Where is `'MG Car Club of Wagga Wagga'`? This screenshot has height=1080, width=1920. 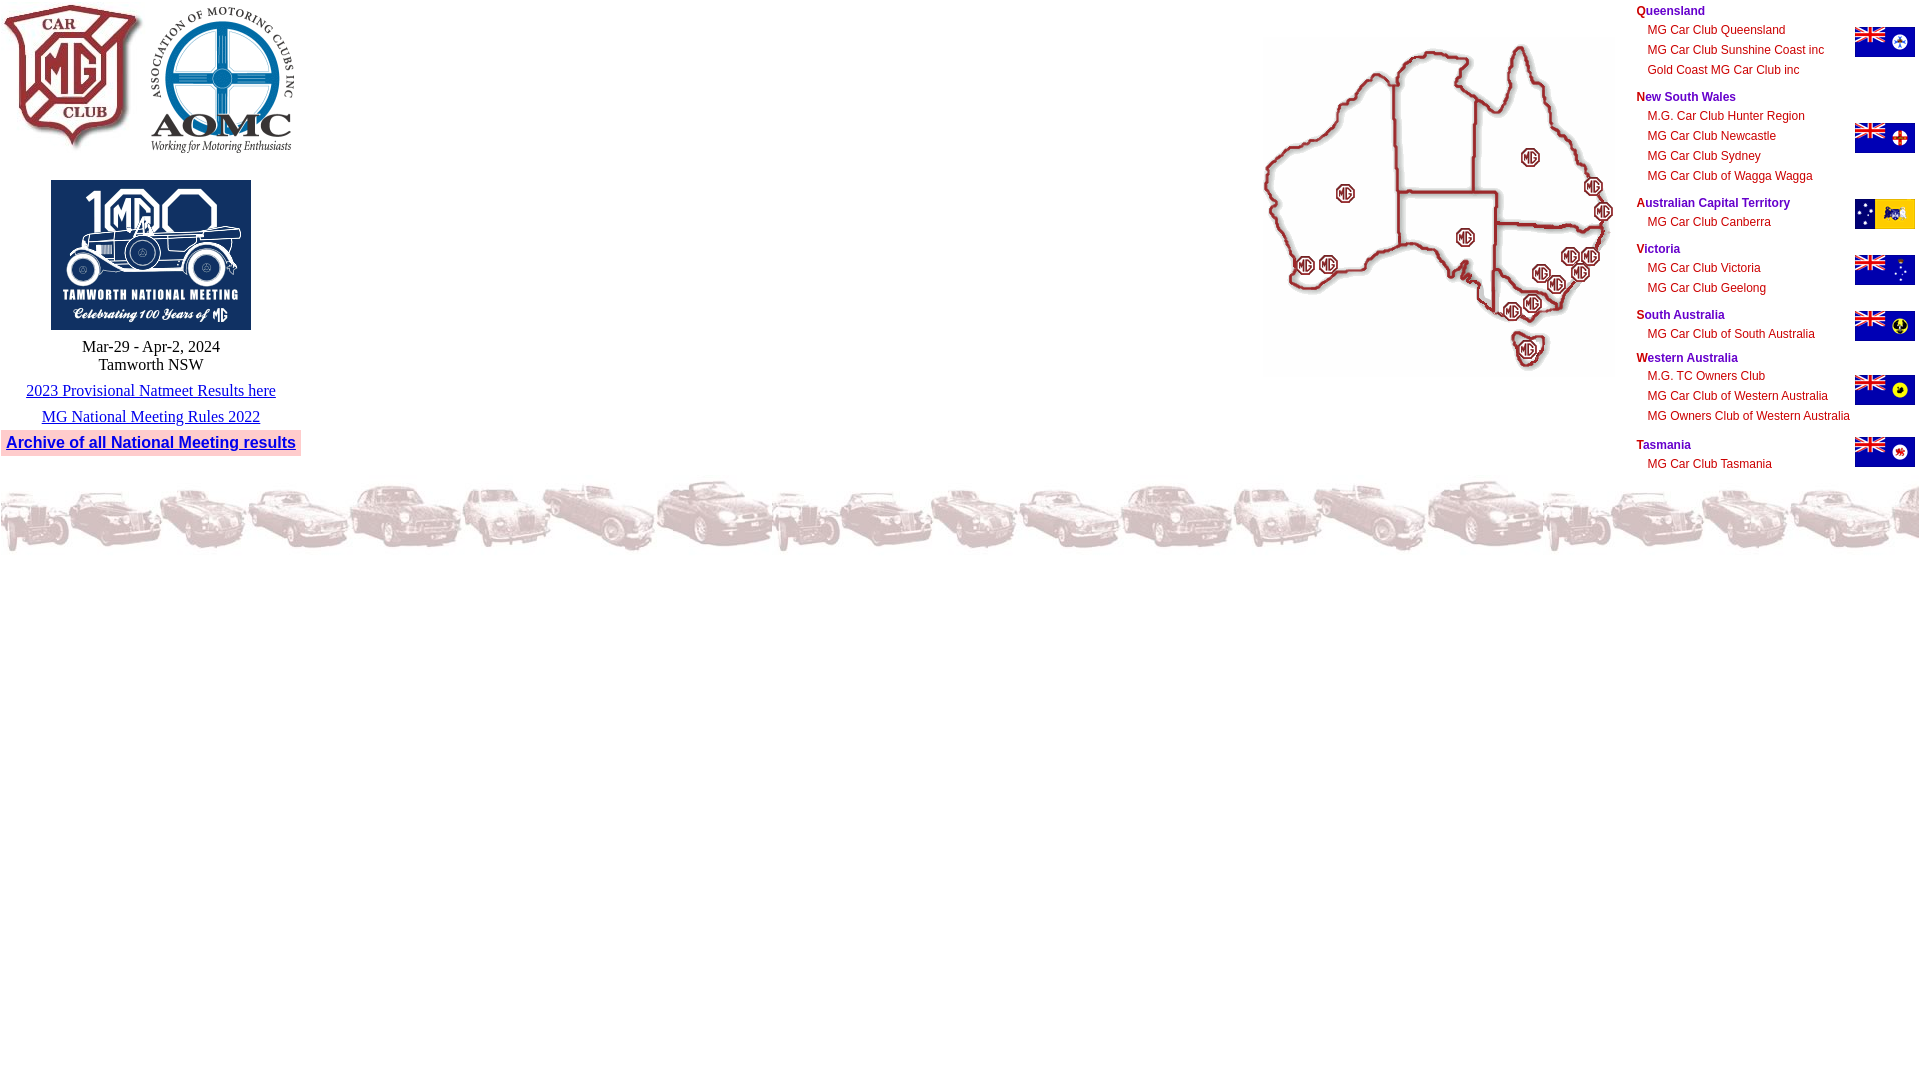
'MG Car Club of Wagga Wagga' is located at coordinates (1728, 175).